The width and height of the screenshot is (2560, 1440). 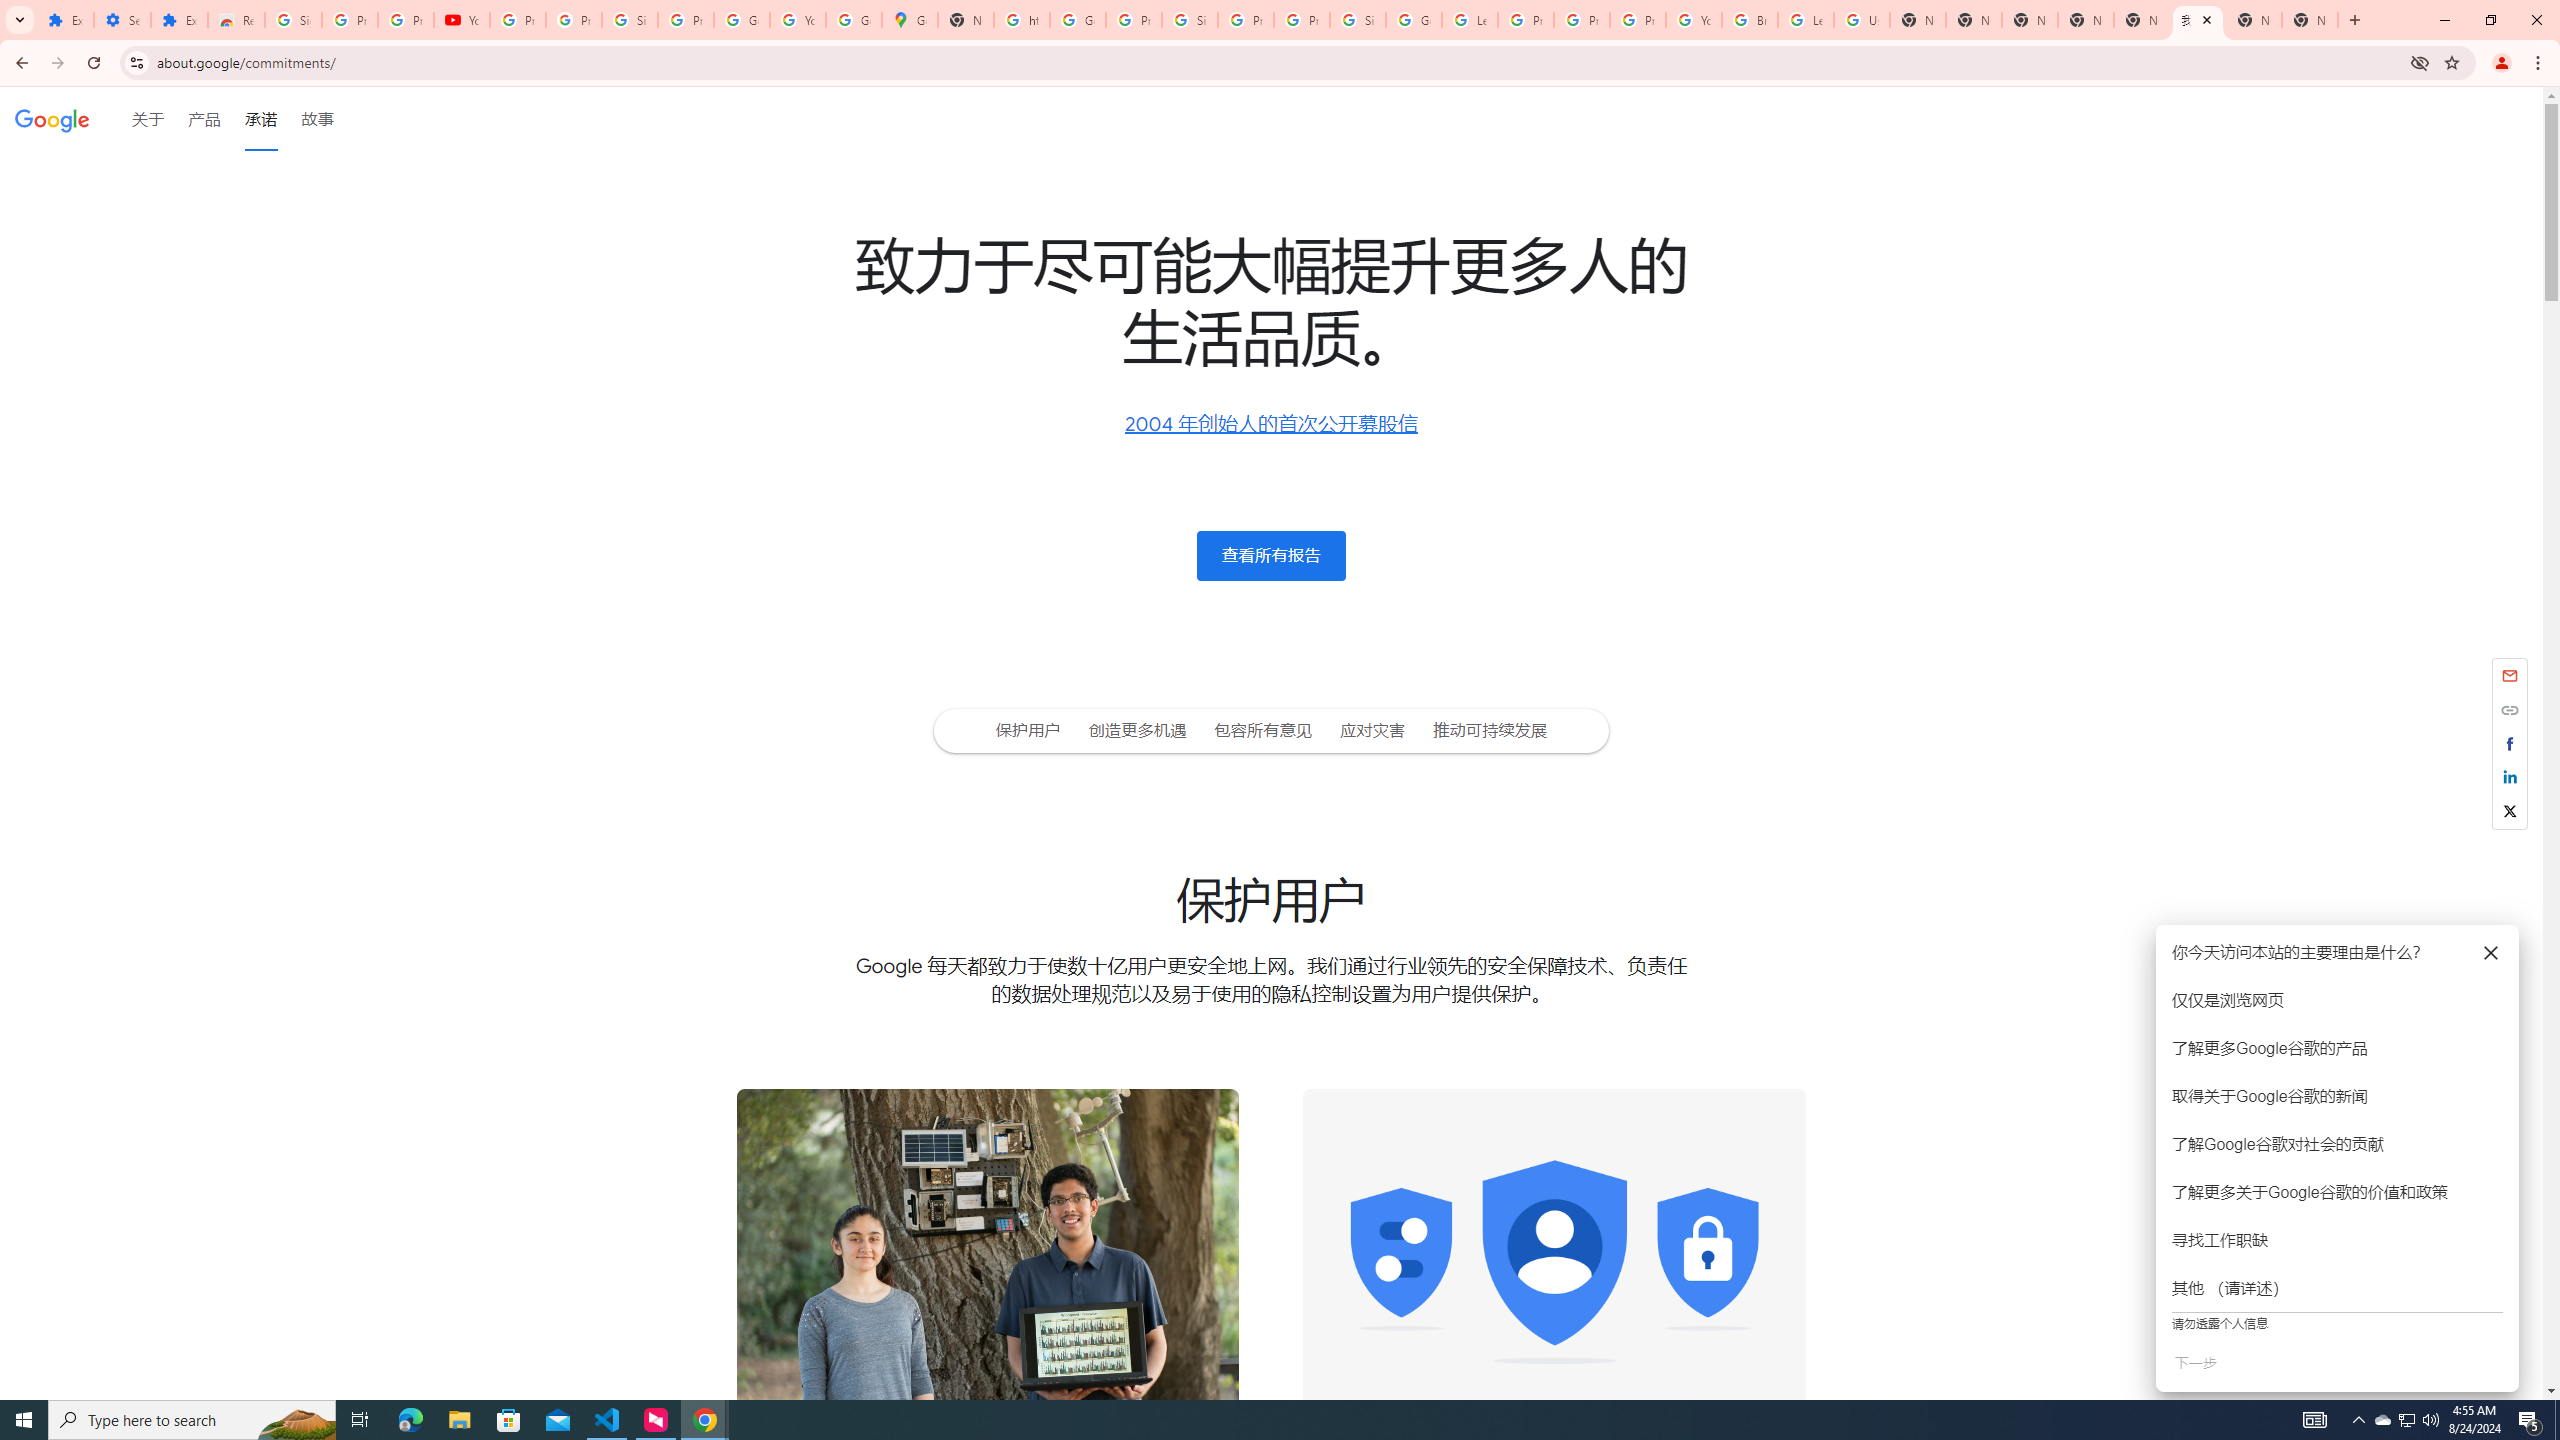 I want to click on 'New Tab', so click(x=2310, y=19).